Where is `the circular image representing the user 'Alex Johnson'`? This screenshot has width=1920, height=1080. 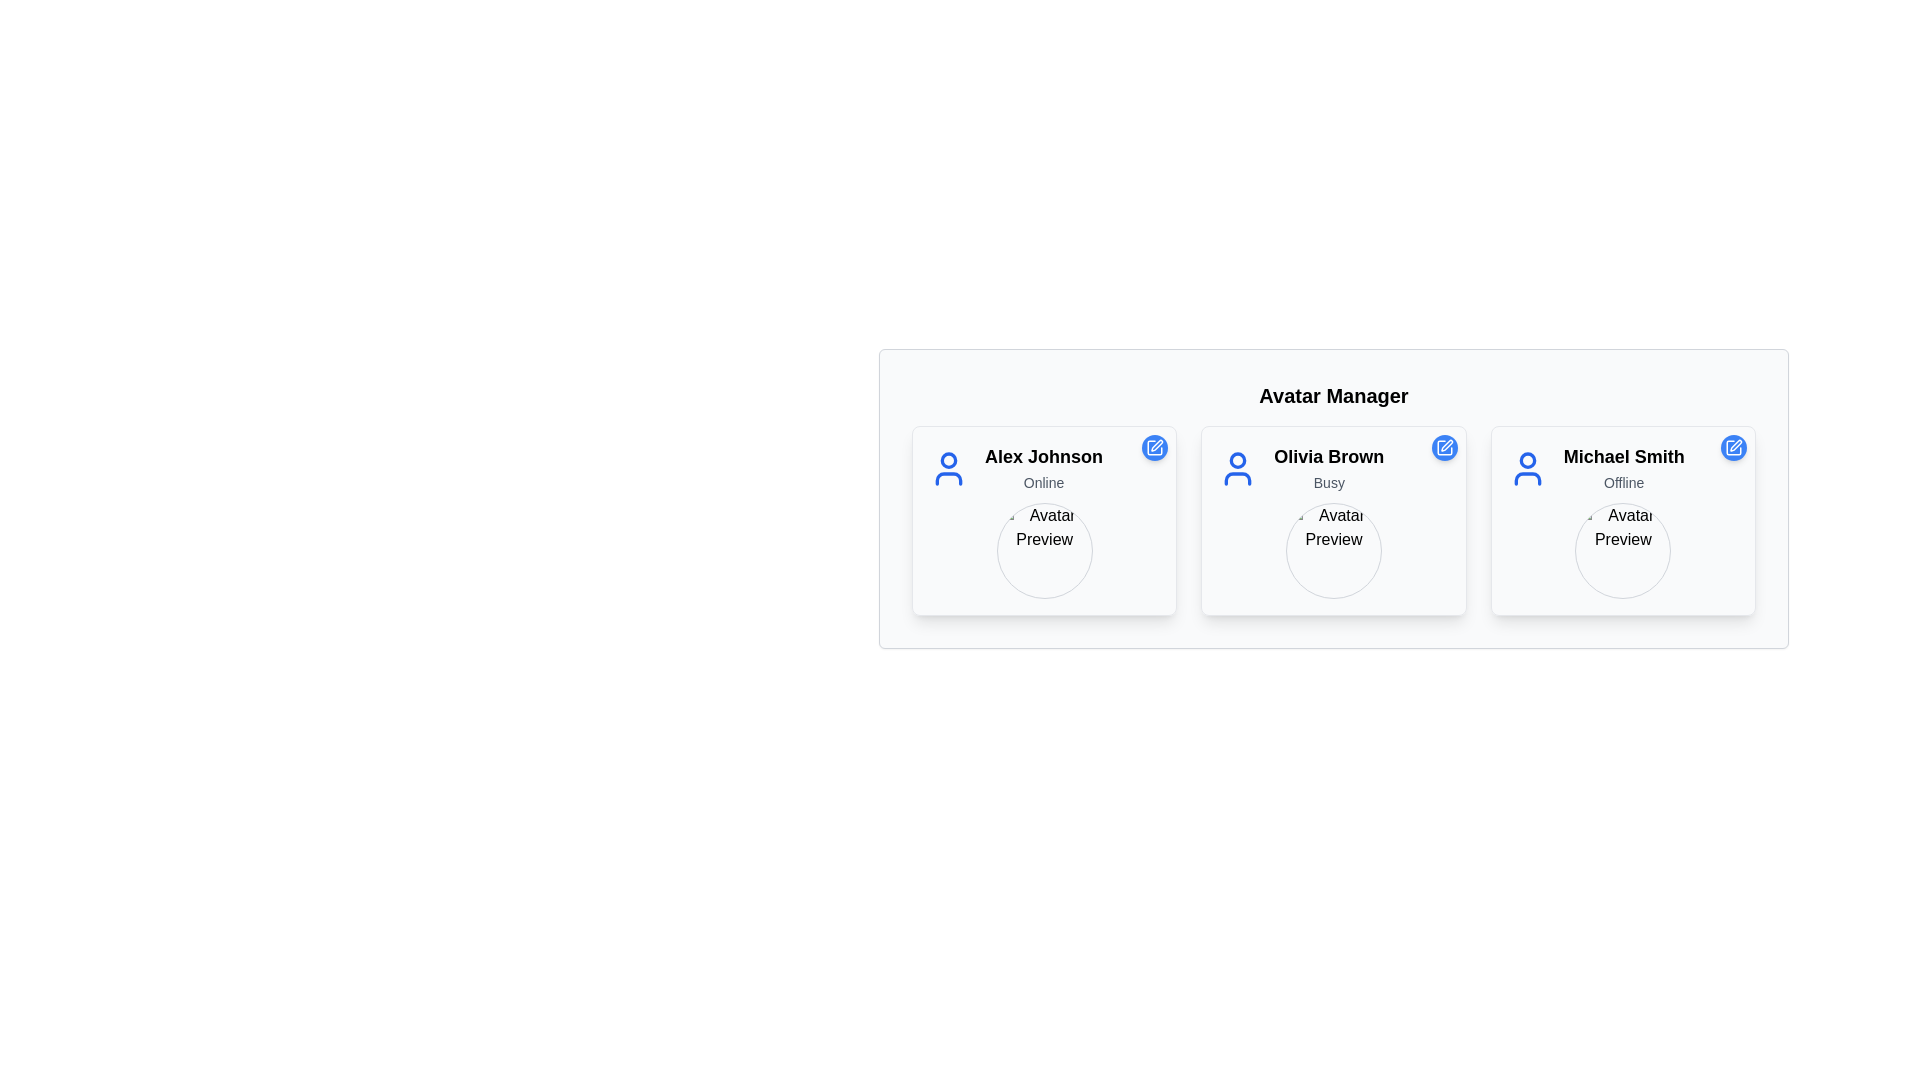
the circular image representing the user 'Alex Johnson' is located at coordinates (1043, 551).